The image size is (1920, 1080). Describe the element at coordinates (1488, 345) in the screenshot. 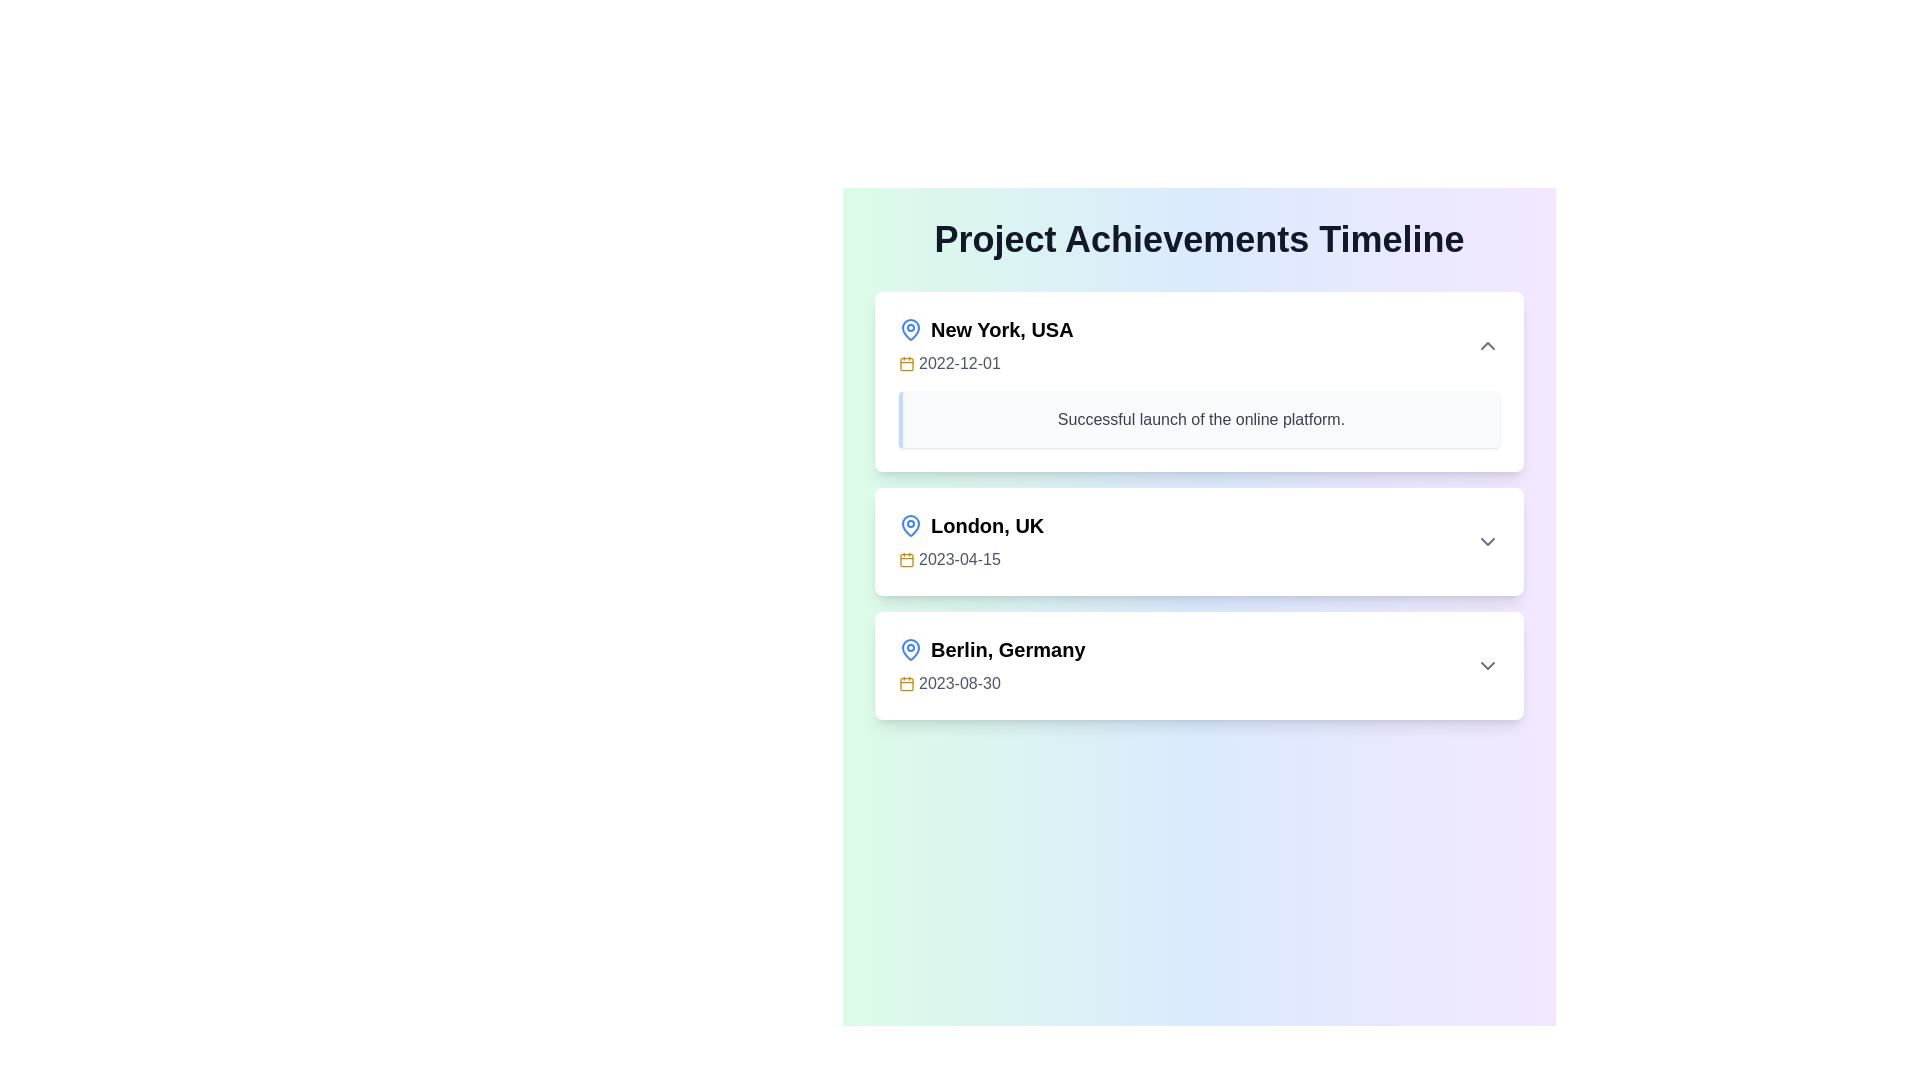

I see `the toggle button located in the uppermost section of the list, specifically in the right corner corresponding to the 'New York, USA' entry to change its color` at that location.